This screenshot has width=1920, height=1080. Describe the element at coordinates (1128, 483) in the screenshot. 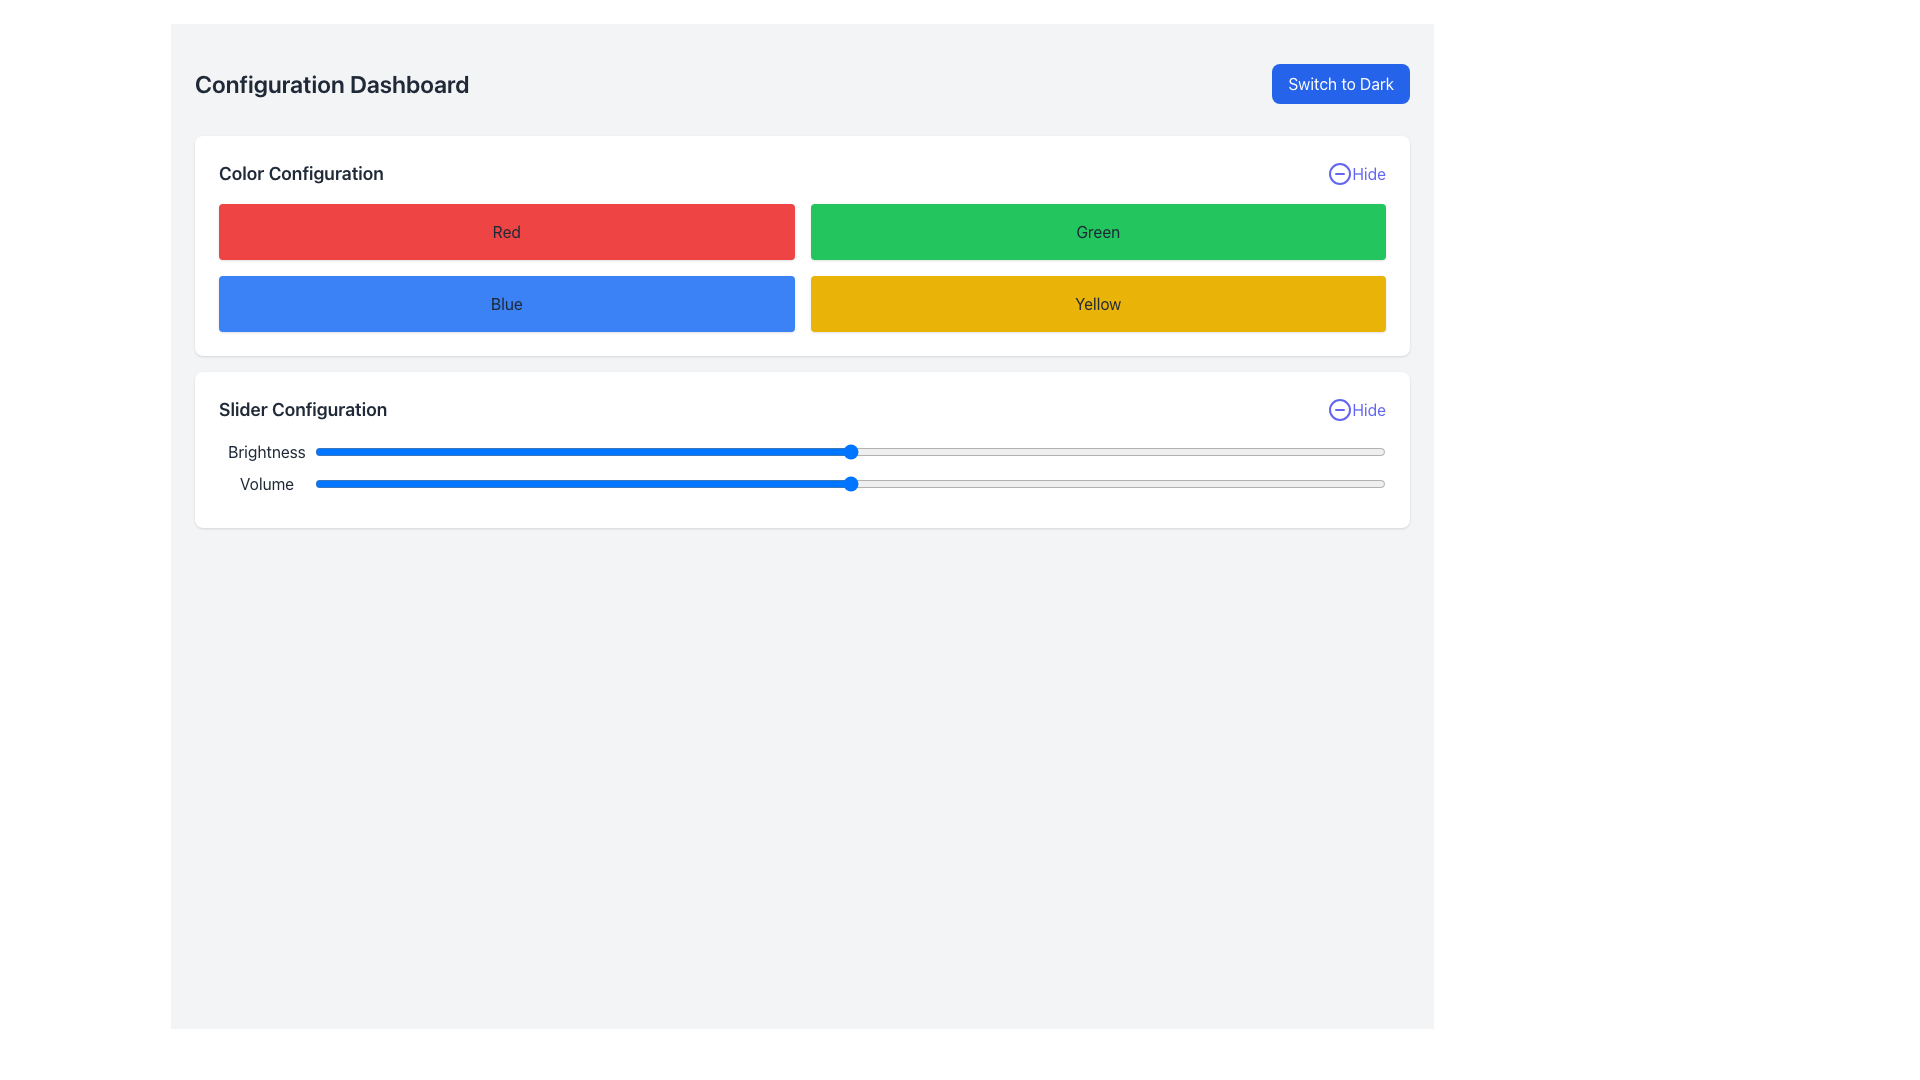

I see `the slider value` at that location.